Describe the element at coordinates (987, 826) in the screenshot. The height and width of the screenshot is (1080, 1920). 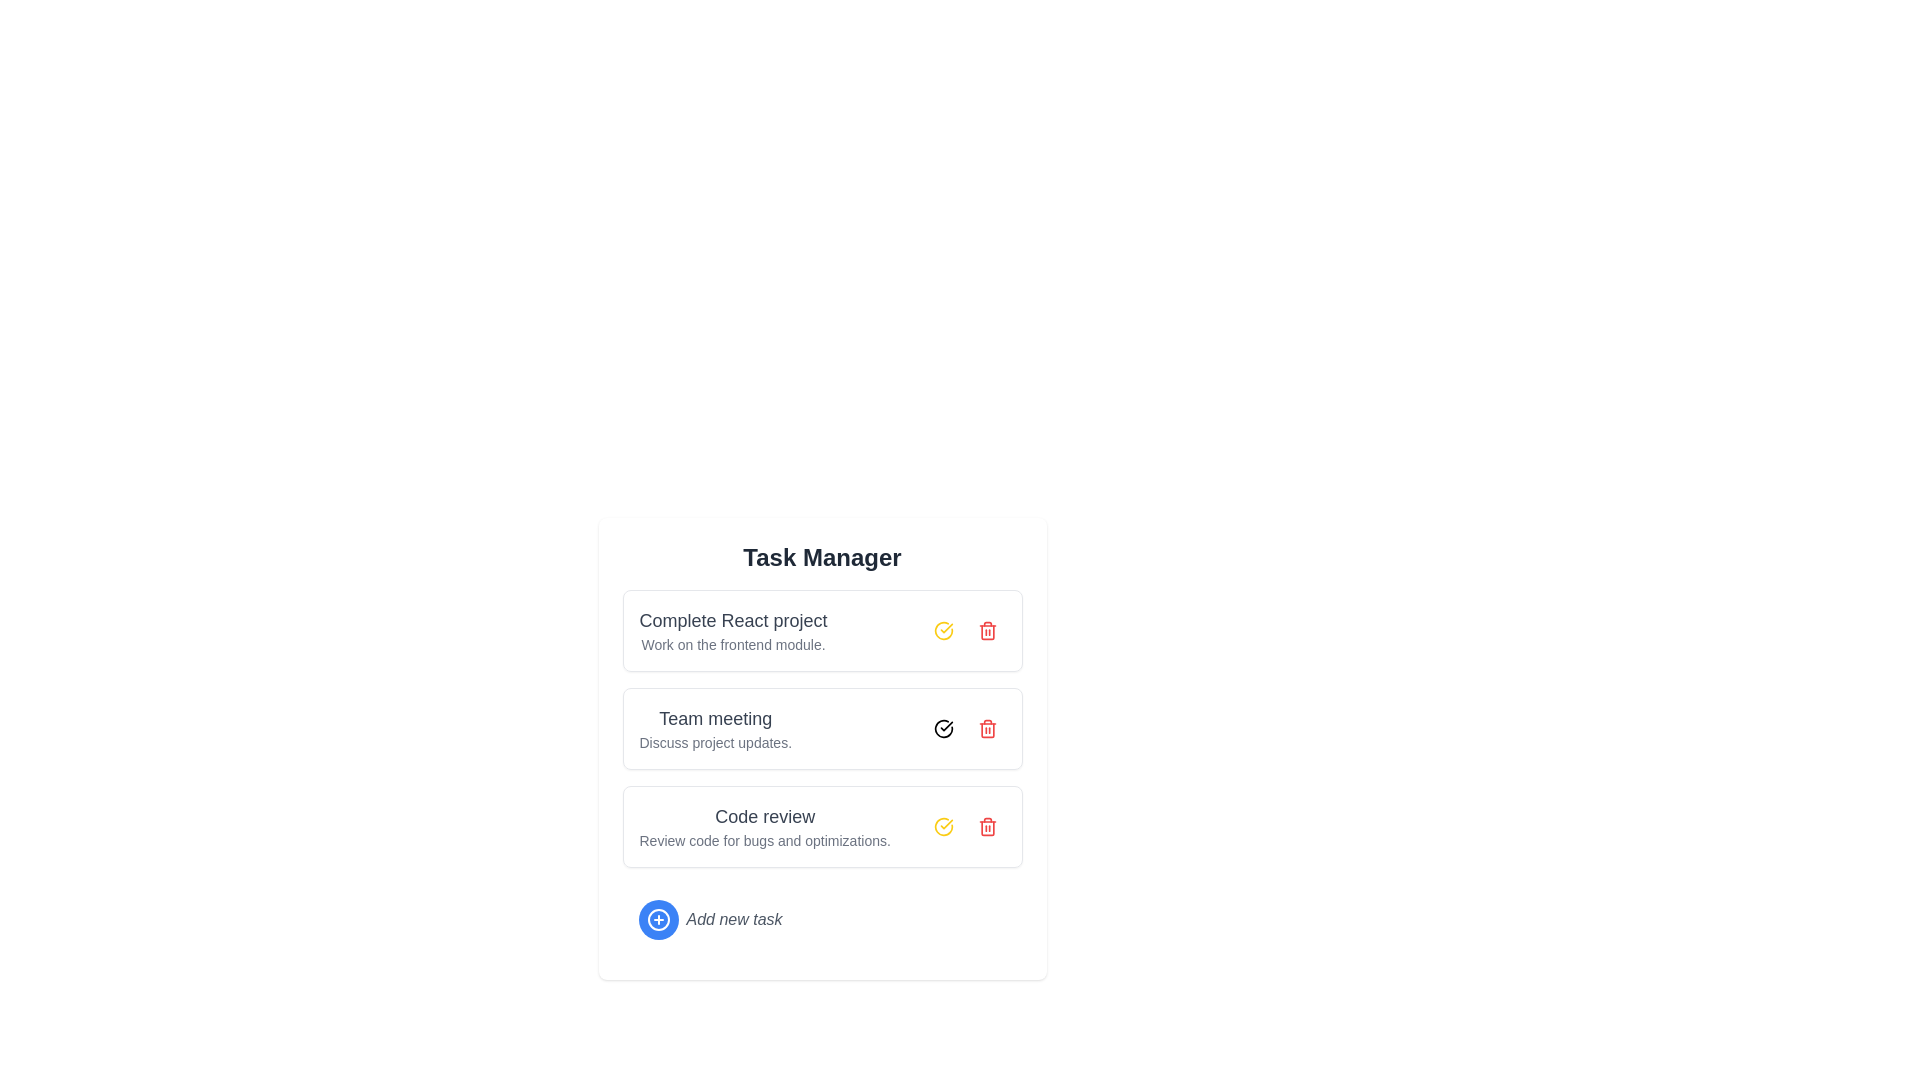
I see `the Icon button located on the far right side of the 'Code review' task in the 'Task Manager' interface` at that location.